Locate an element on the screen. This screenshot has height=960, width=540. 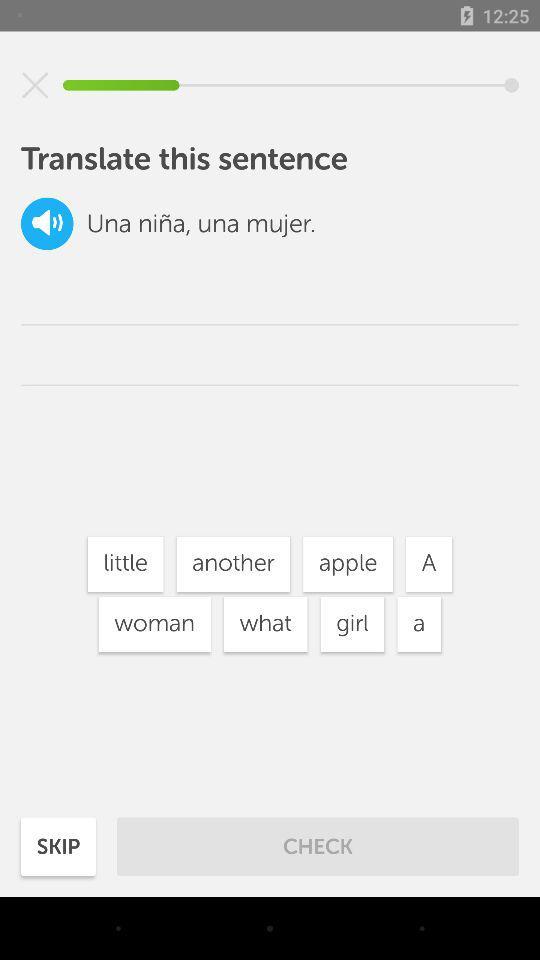
icon next to the another is located at coordinates (347, 564).